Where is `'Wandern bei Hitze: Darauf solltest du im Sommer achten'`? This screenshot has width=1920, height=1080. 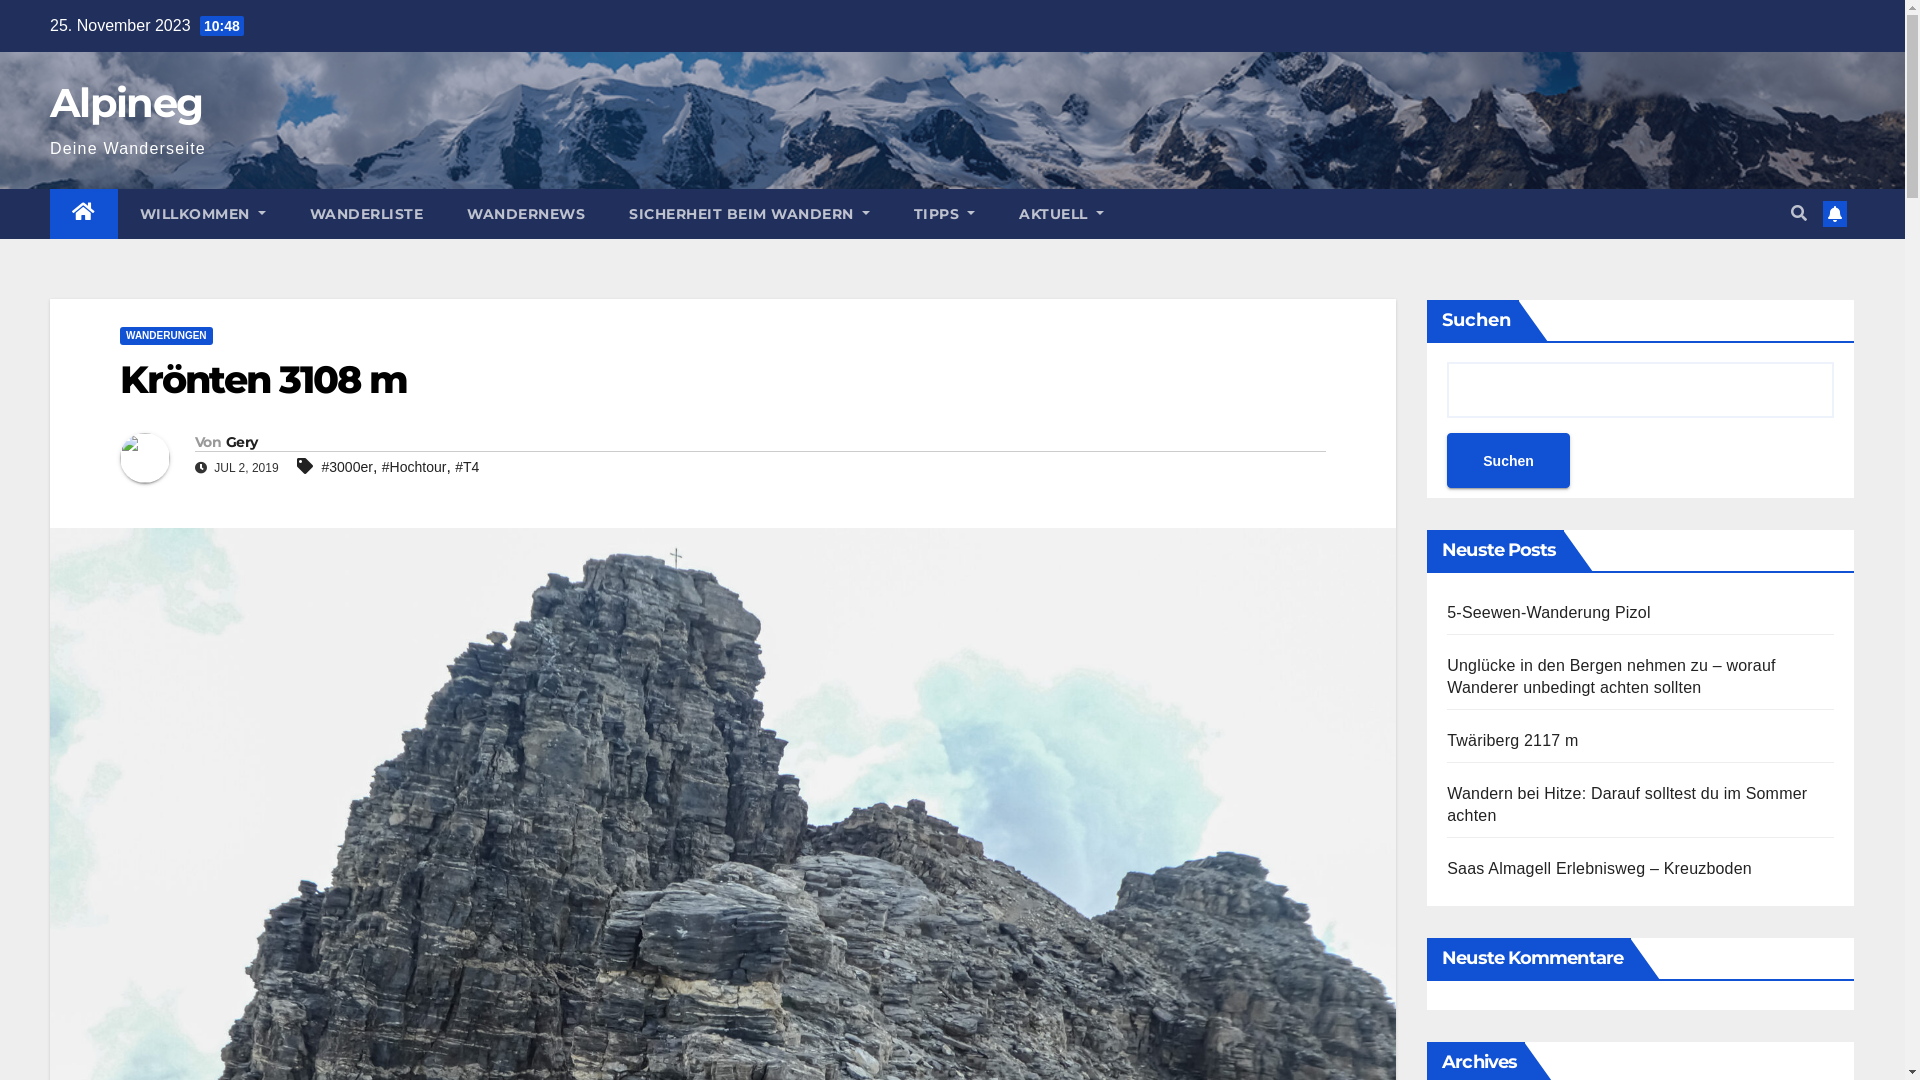 'Wandern bei Hitze: Darauf solltest du im Sommer achten' is located at coordinates (1627, 803).